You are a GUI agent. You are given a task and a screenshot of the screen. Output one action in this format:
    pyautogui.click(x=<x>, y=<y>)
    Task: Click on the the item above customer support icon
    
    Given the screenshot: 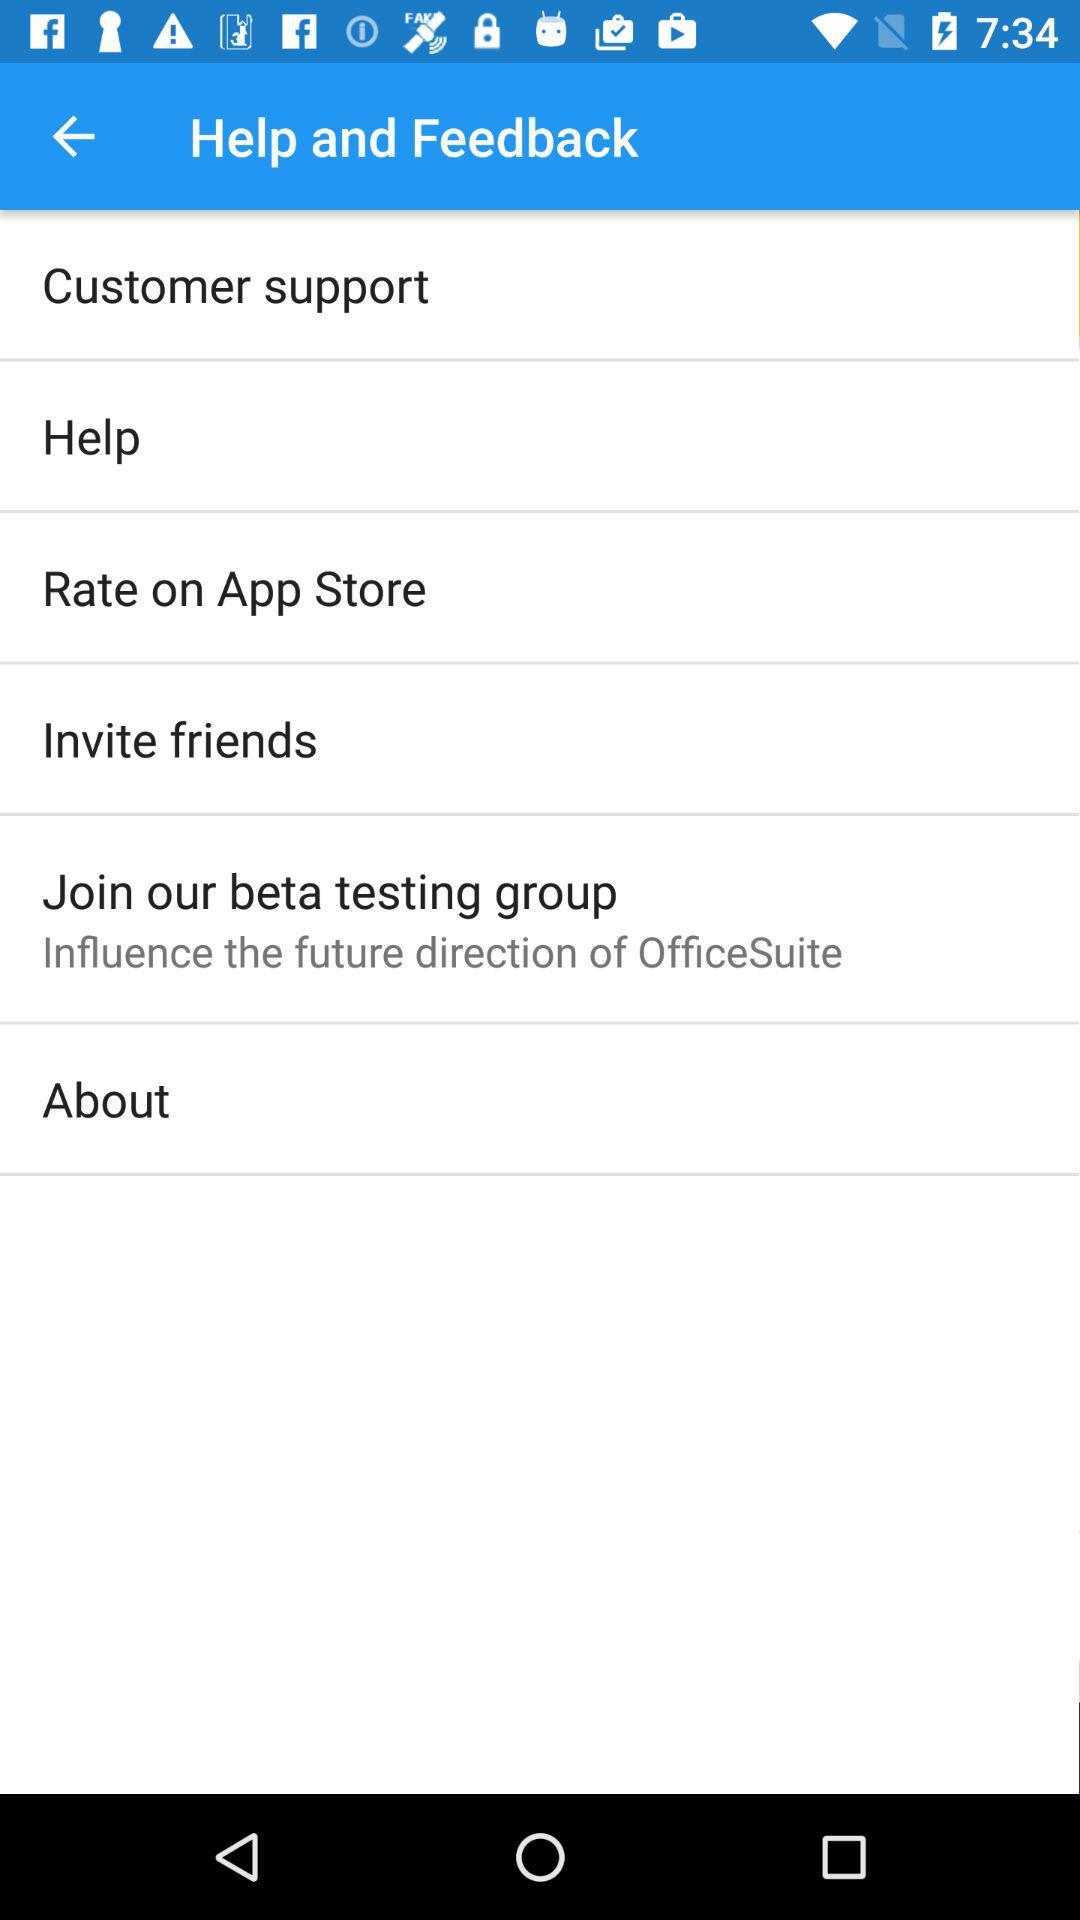 What is the action you would take?
    pyautogui.click(x=72, y=135)
    